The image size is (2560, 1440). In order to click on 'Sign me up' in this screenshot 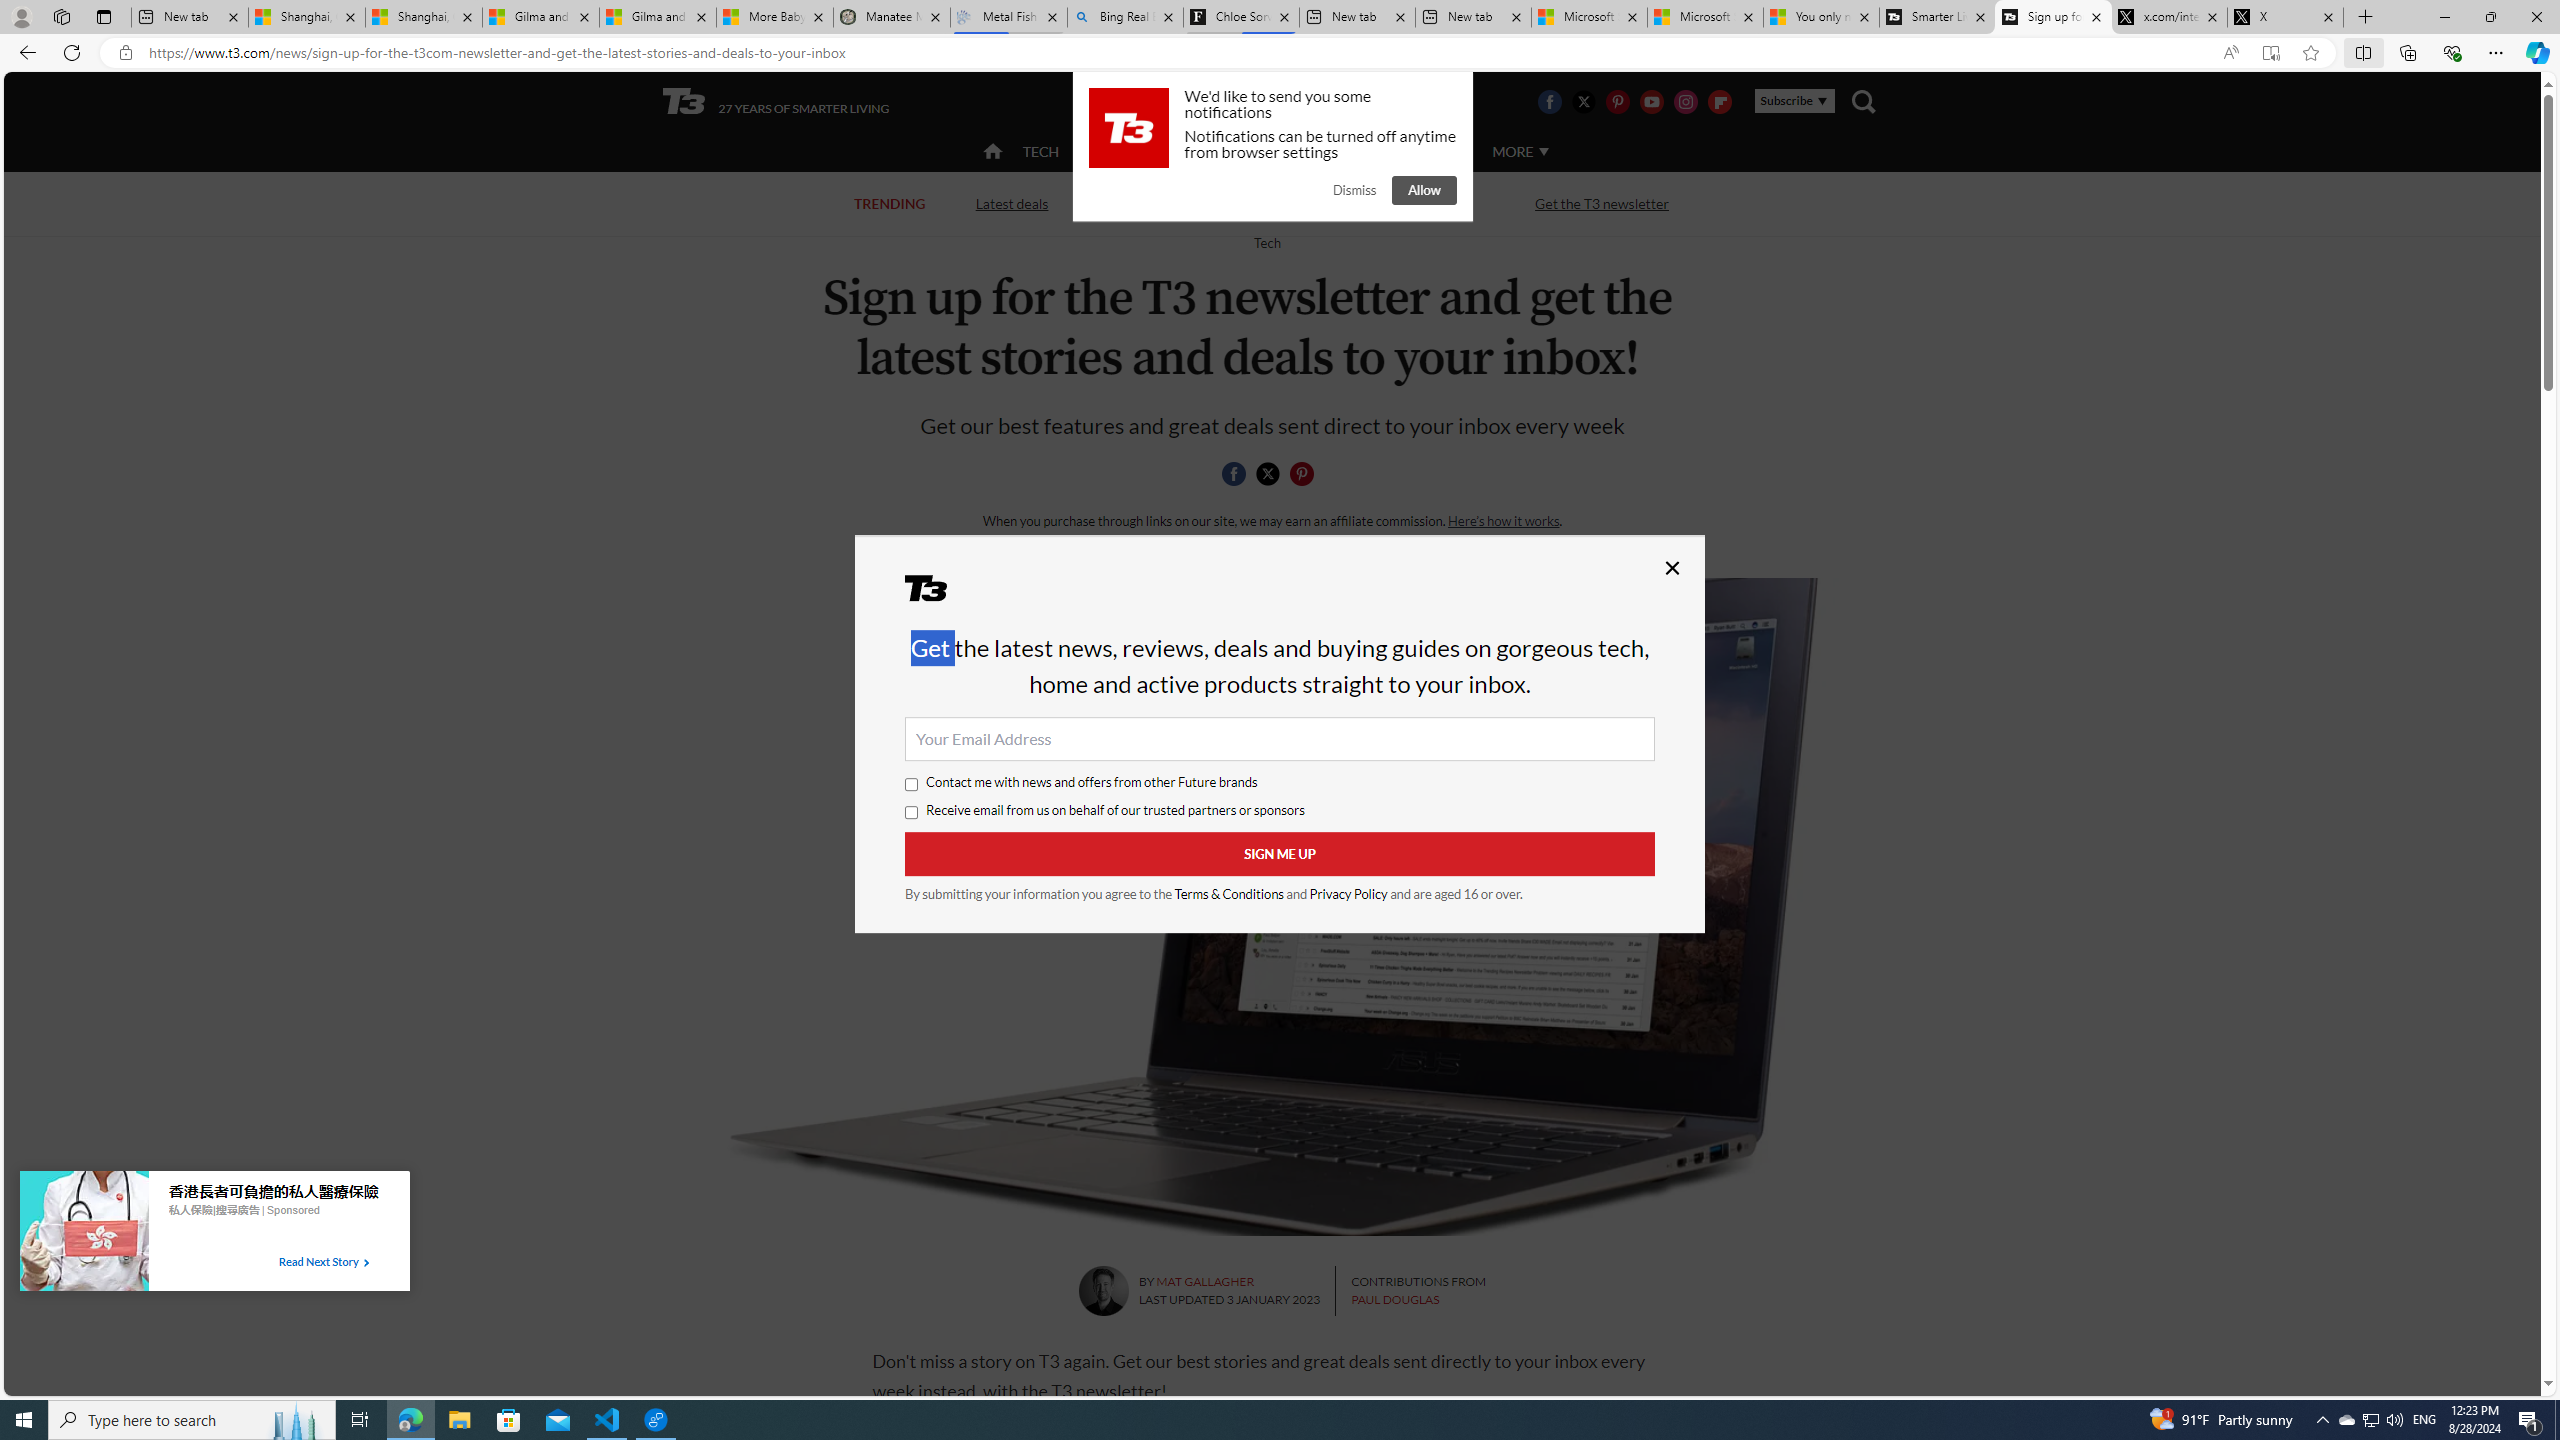, I will do `click(1280, 854)`.